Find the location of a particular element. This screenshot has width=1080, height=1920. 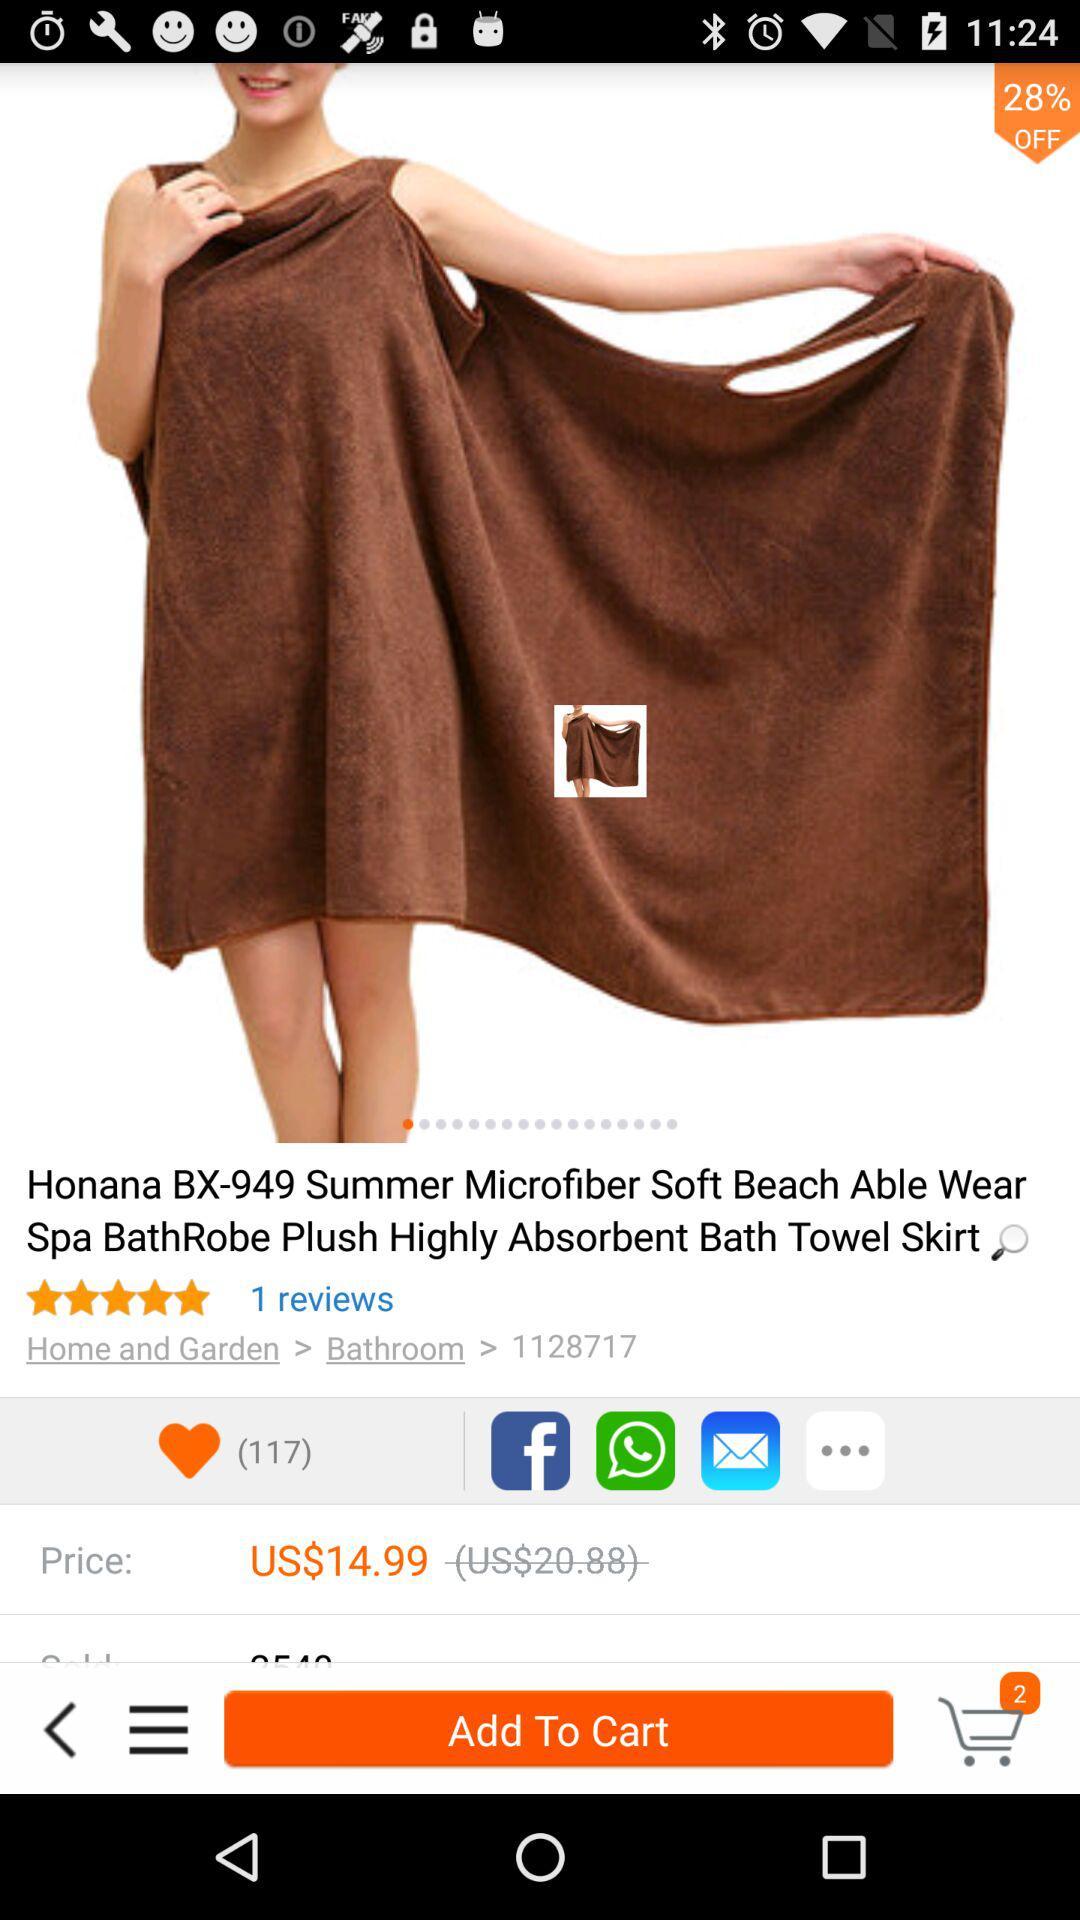

next image is located at coordinates (522, 1124).